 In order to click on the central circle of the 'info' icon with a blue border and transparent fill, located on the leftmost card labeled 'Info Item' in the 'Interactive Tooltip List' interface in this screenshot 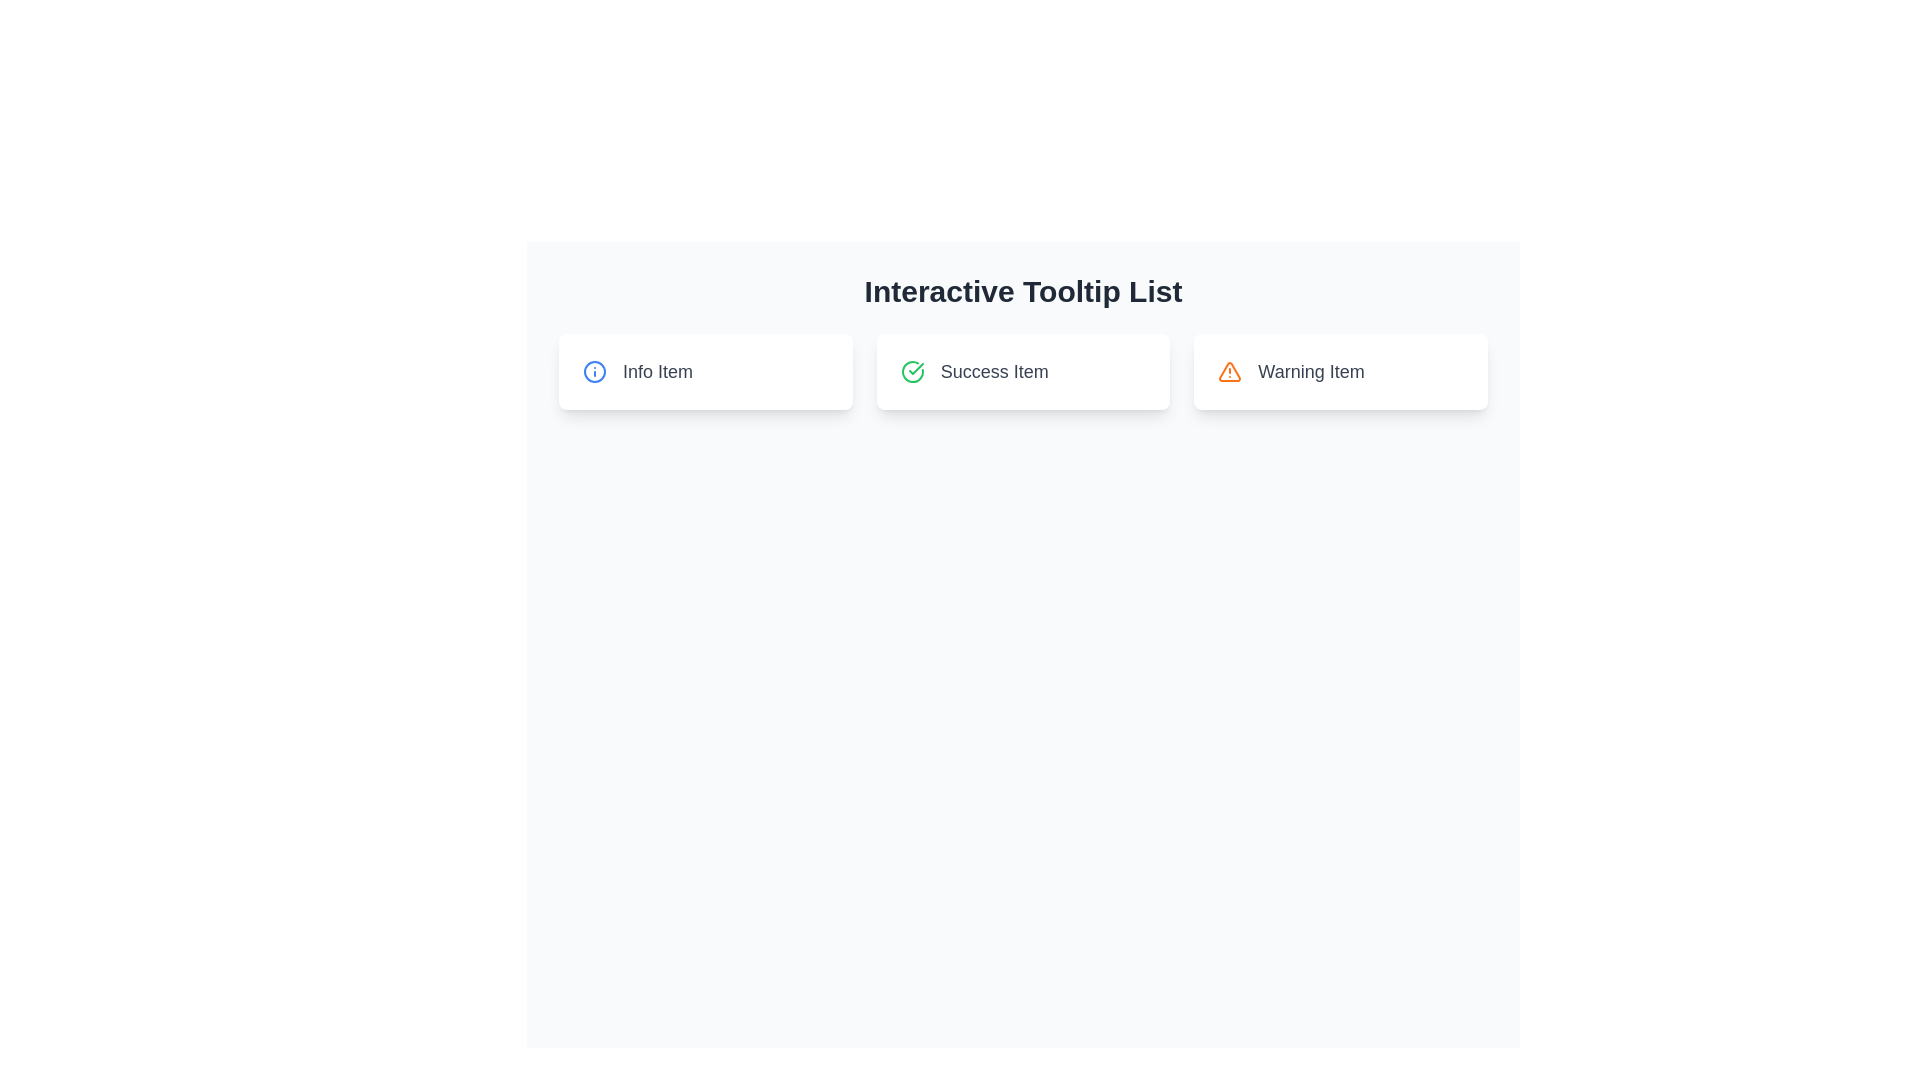, I will do `click(594, 371)`.